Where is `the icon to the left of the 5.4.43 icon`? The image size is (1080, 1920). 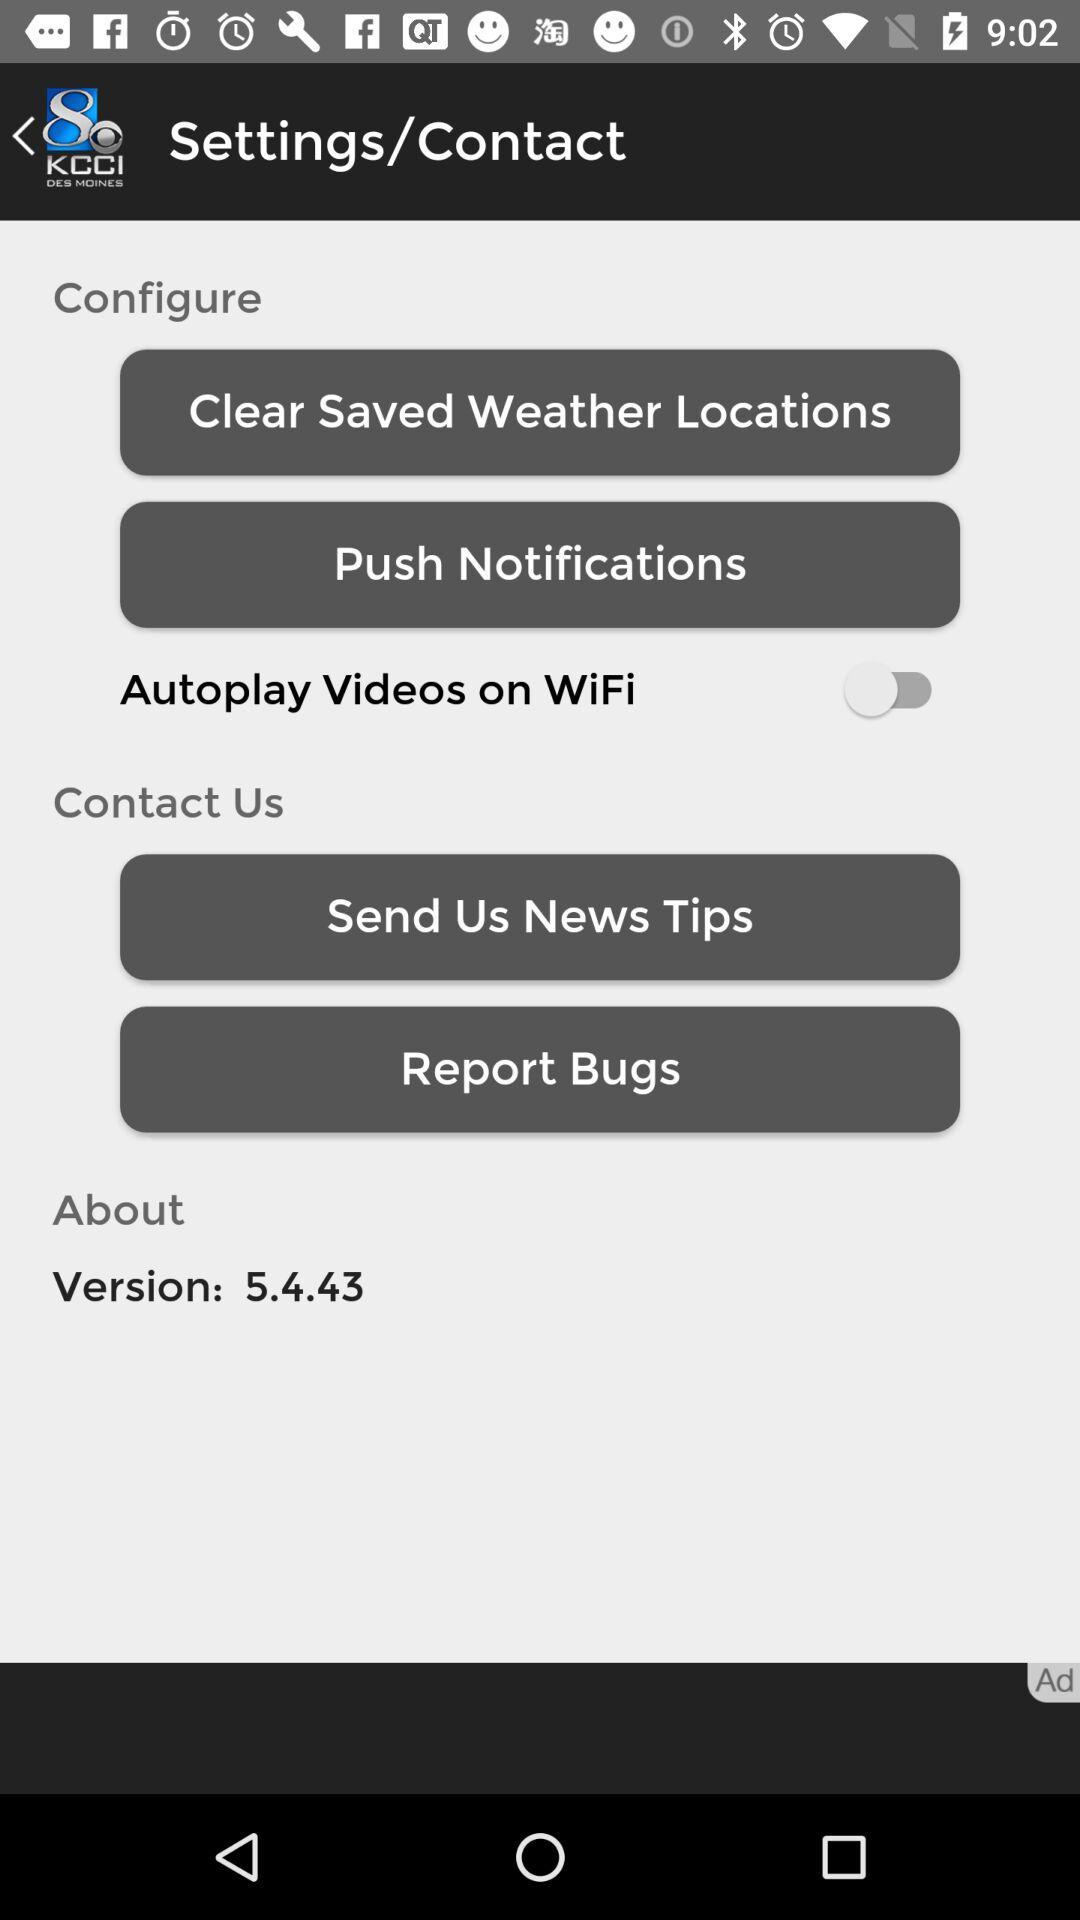
the icon to the left of the 5.4.43 icon is located at coordinates (137, 1286).